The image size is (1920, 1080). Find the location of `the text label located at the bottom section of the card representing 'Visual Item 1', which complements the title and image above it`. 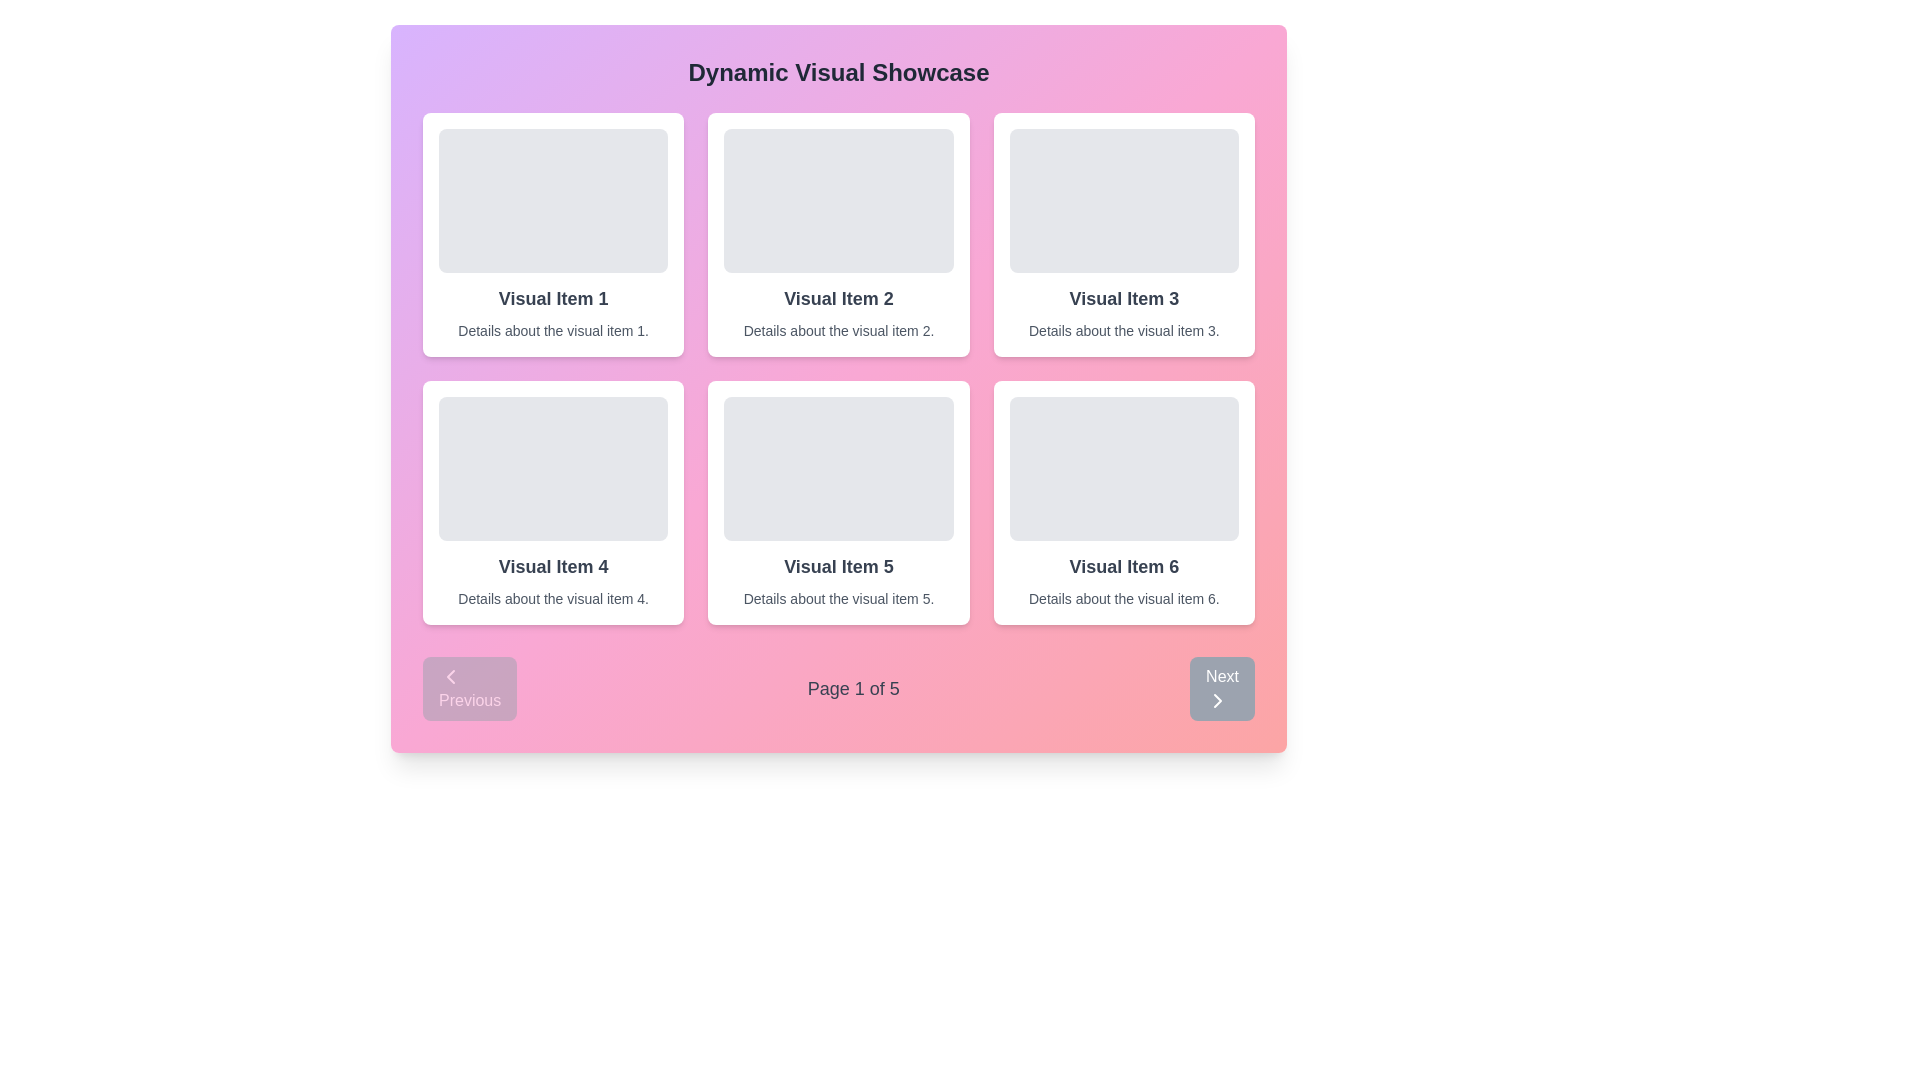

the text label located at the bottom section of the card representing 'Visual Item 1', which complements the title and image above it is located at coordinates (553, 330).